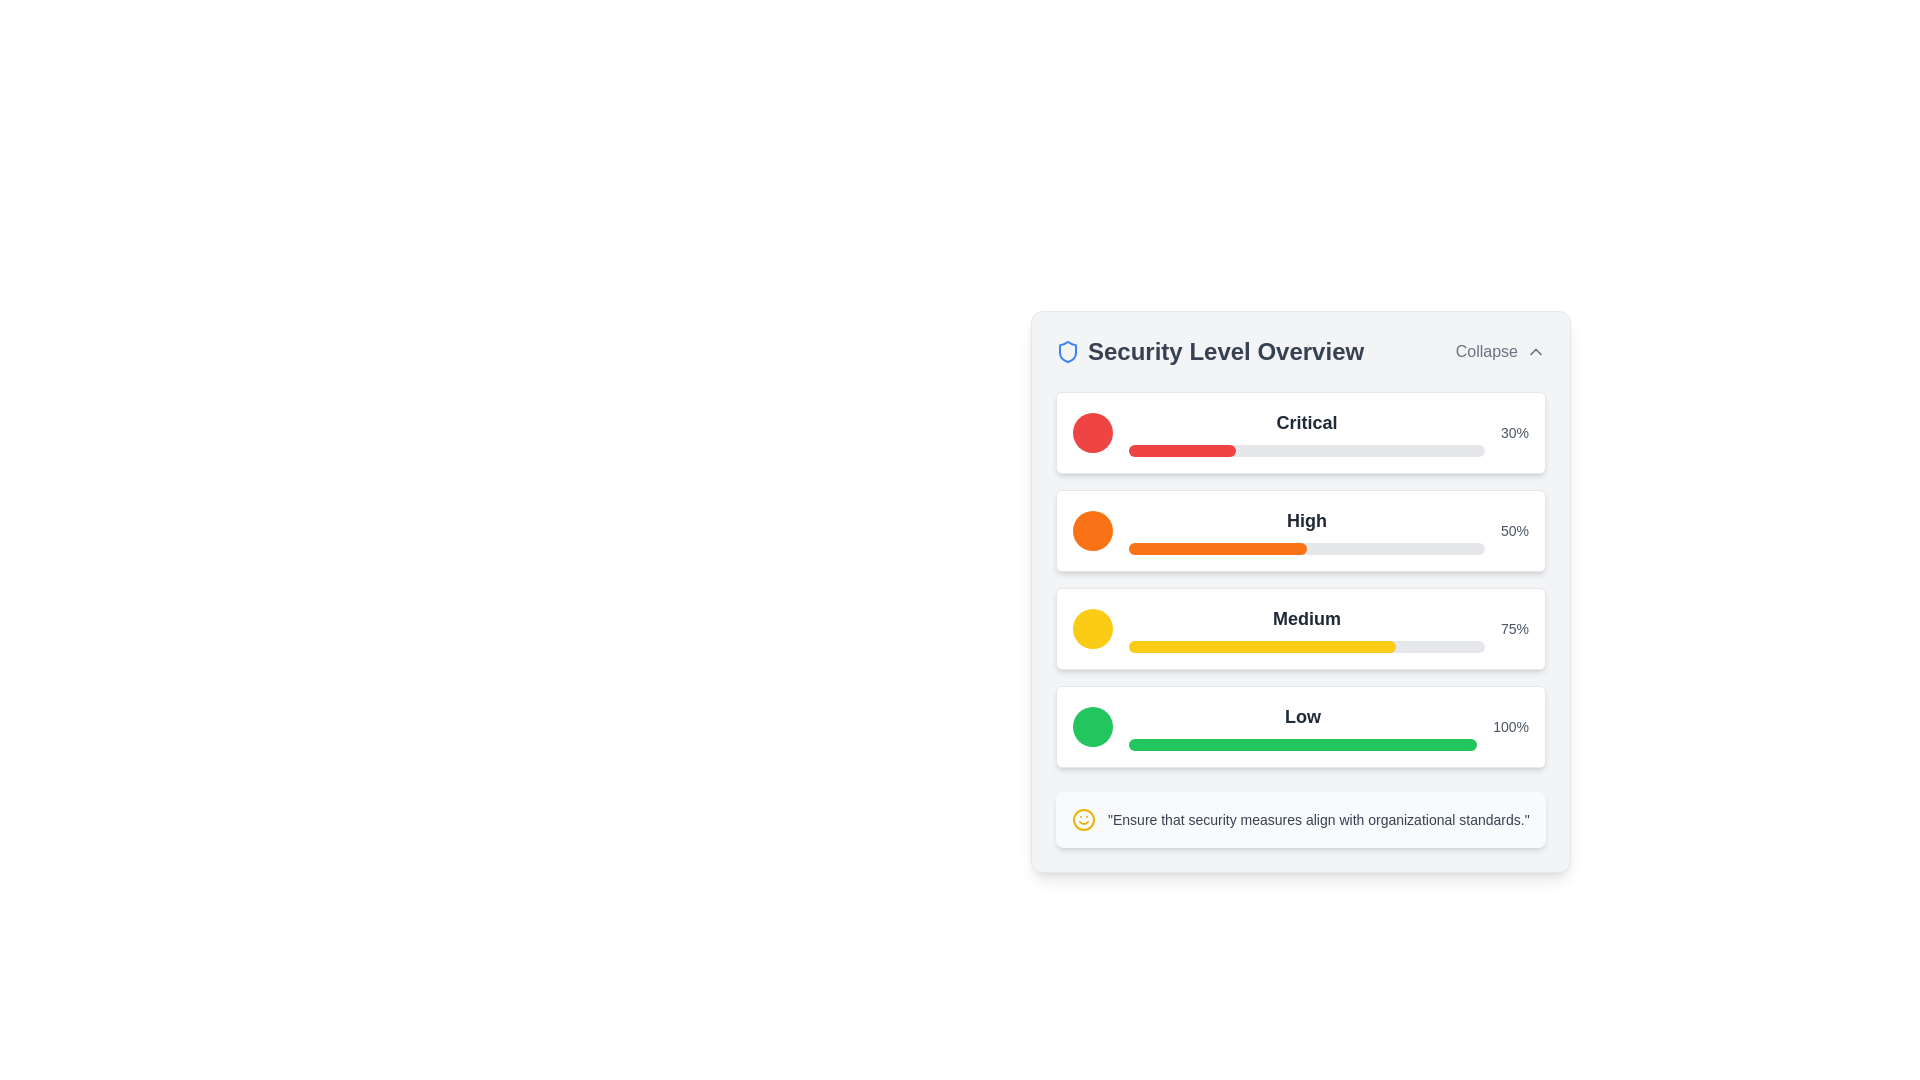 Image resolution: width=1920 pixels, height=1080 pixels. I want to click on the filled portion of the progress bar indicating 75% progress for the 'Medium' security level in the 'Security Level Overview' panel, so click(1261, 647).